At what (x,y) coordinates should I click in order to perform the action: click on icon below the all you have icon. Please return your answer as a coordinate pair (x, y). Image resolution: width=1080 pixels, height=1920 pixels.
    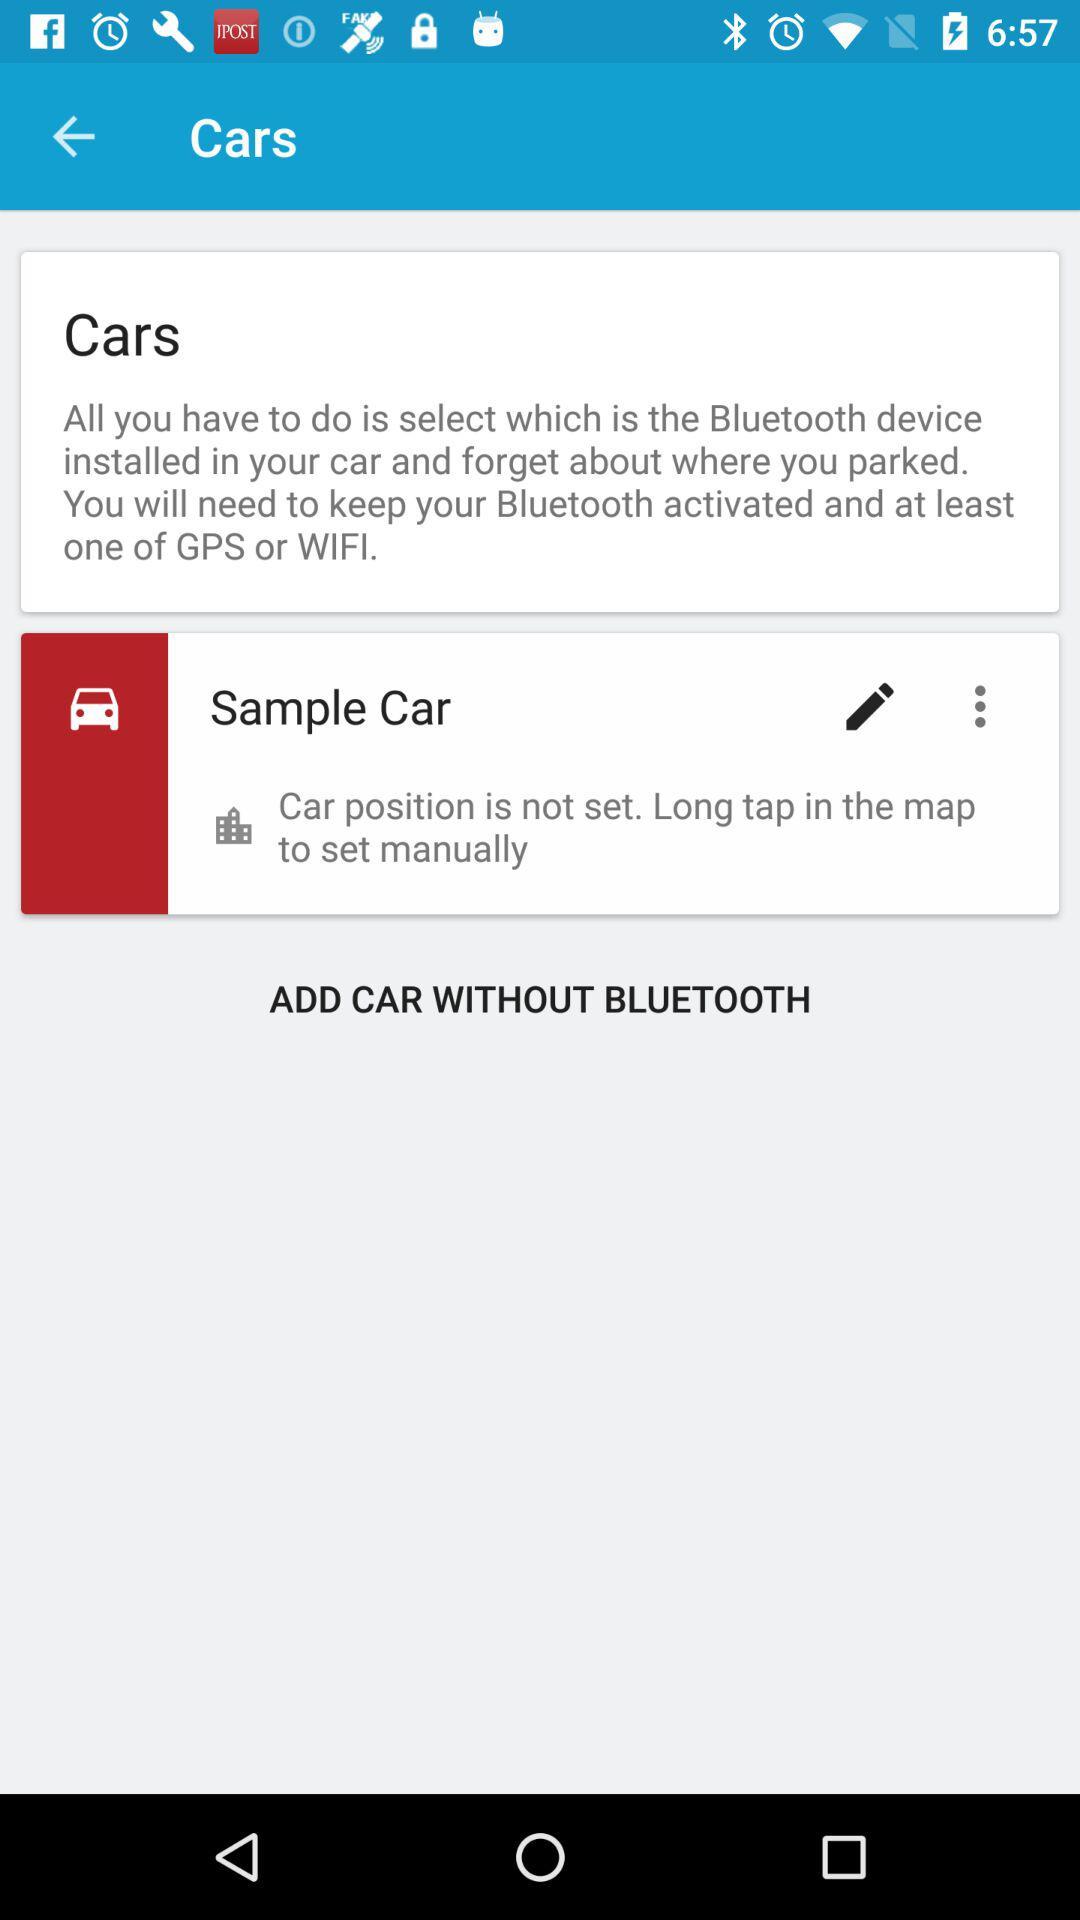
    Looking at the image, I should click on (869, 706).